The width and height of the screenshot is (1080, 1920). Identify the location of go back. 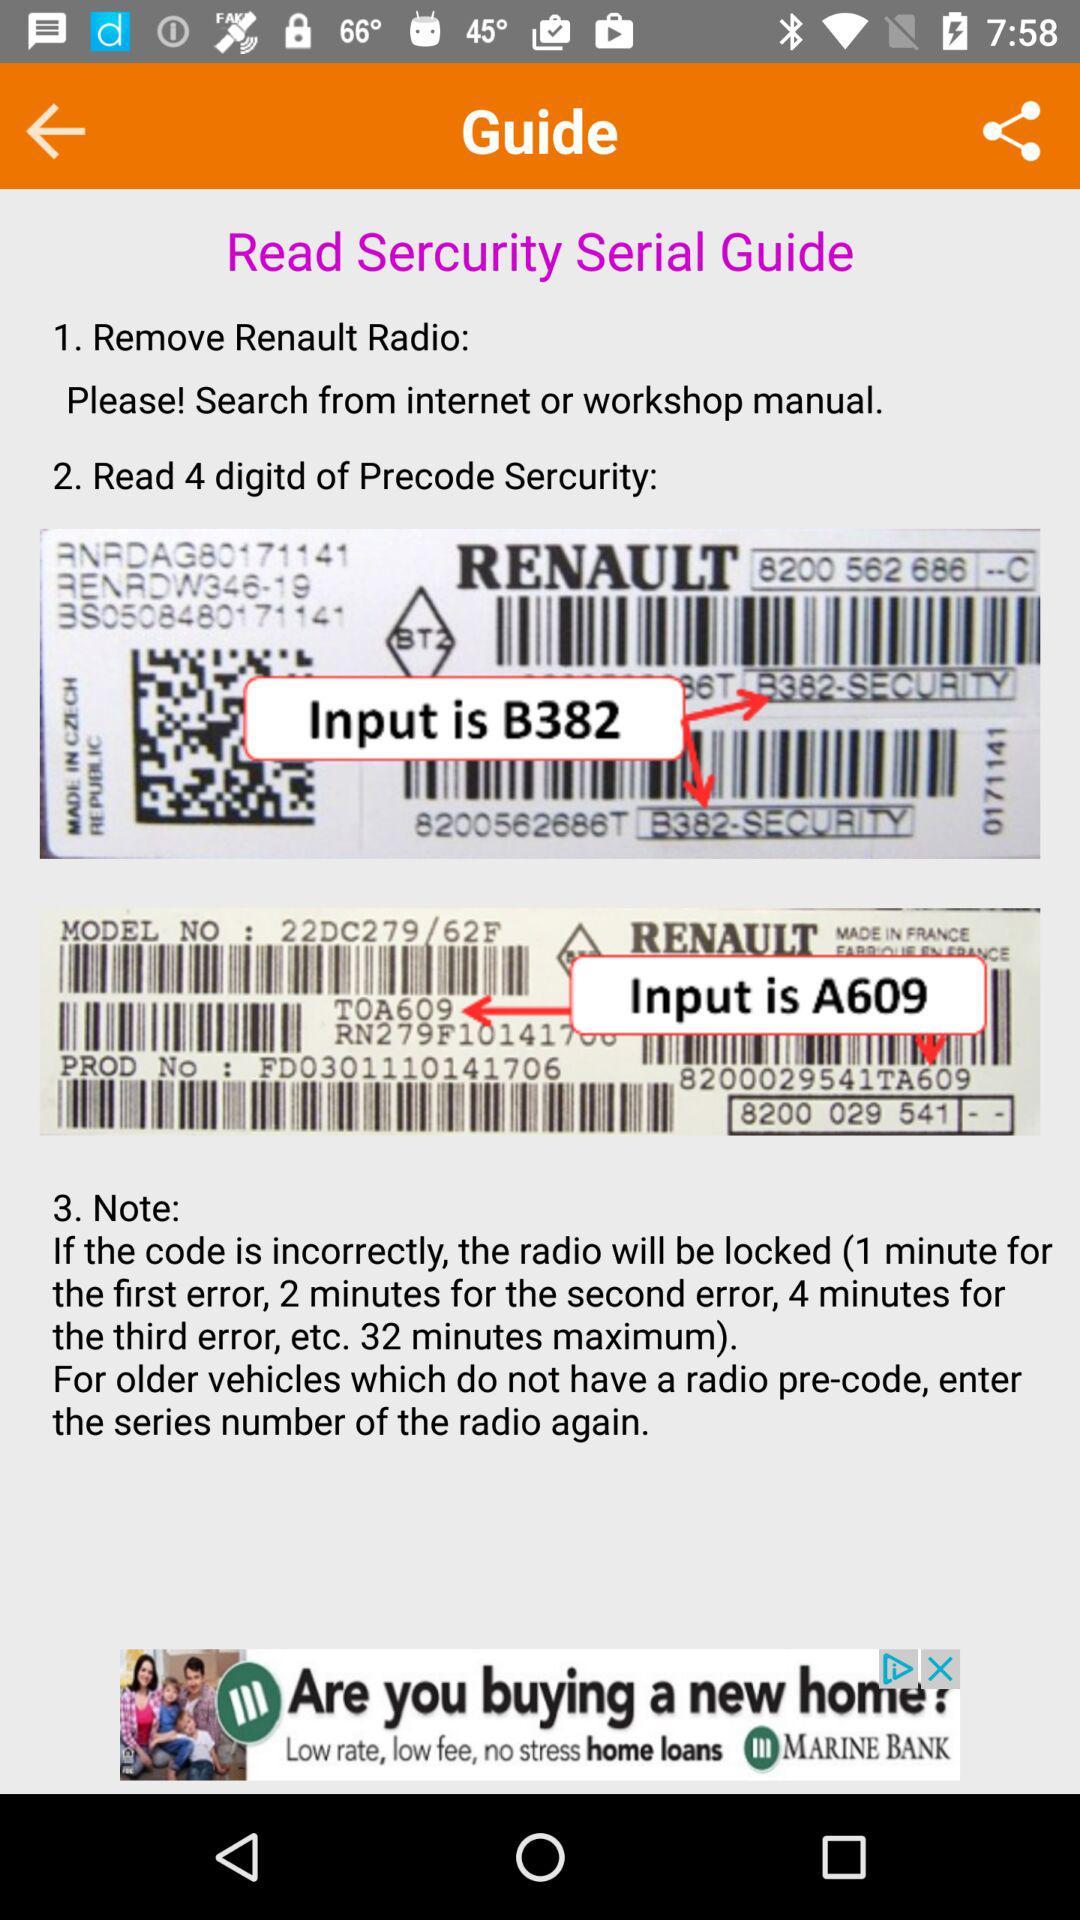
(54, 130).